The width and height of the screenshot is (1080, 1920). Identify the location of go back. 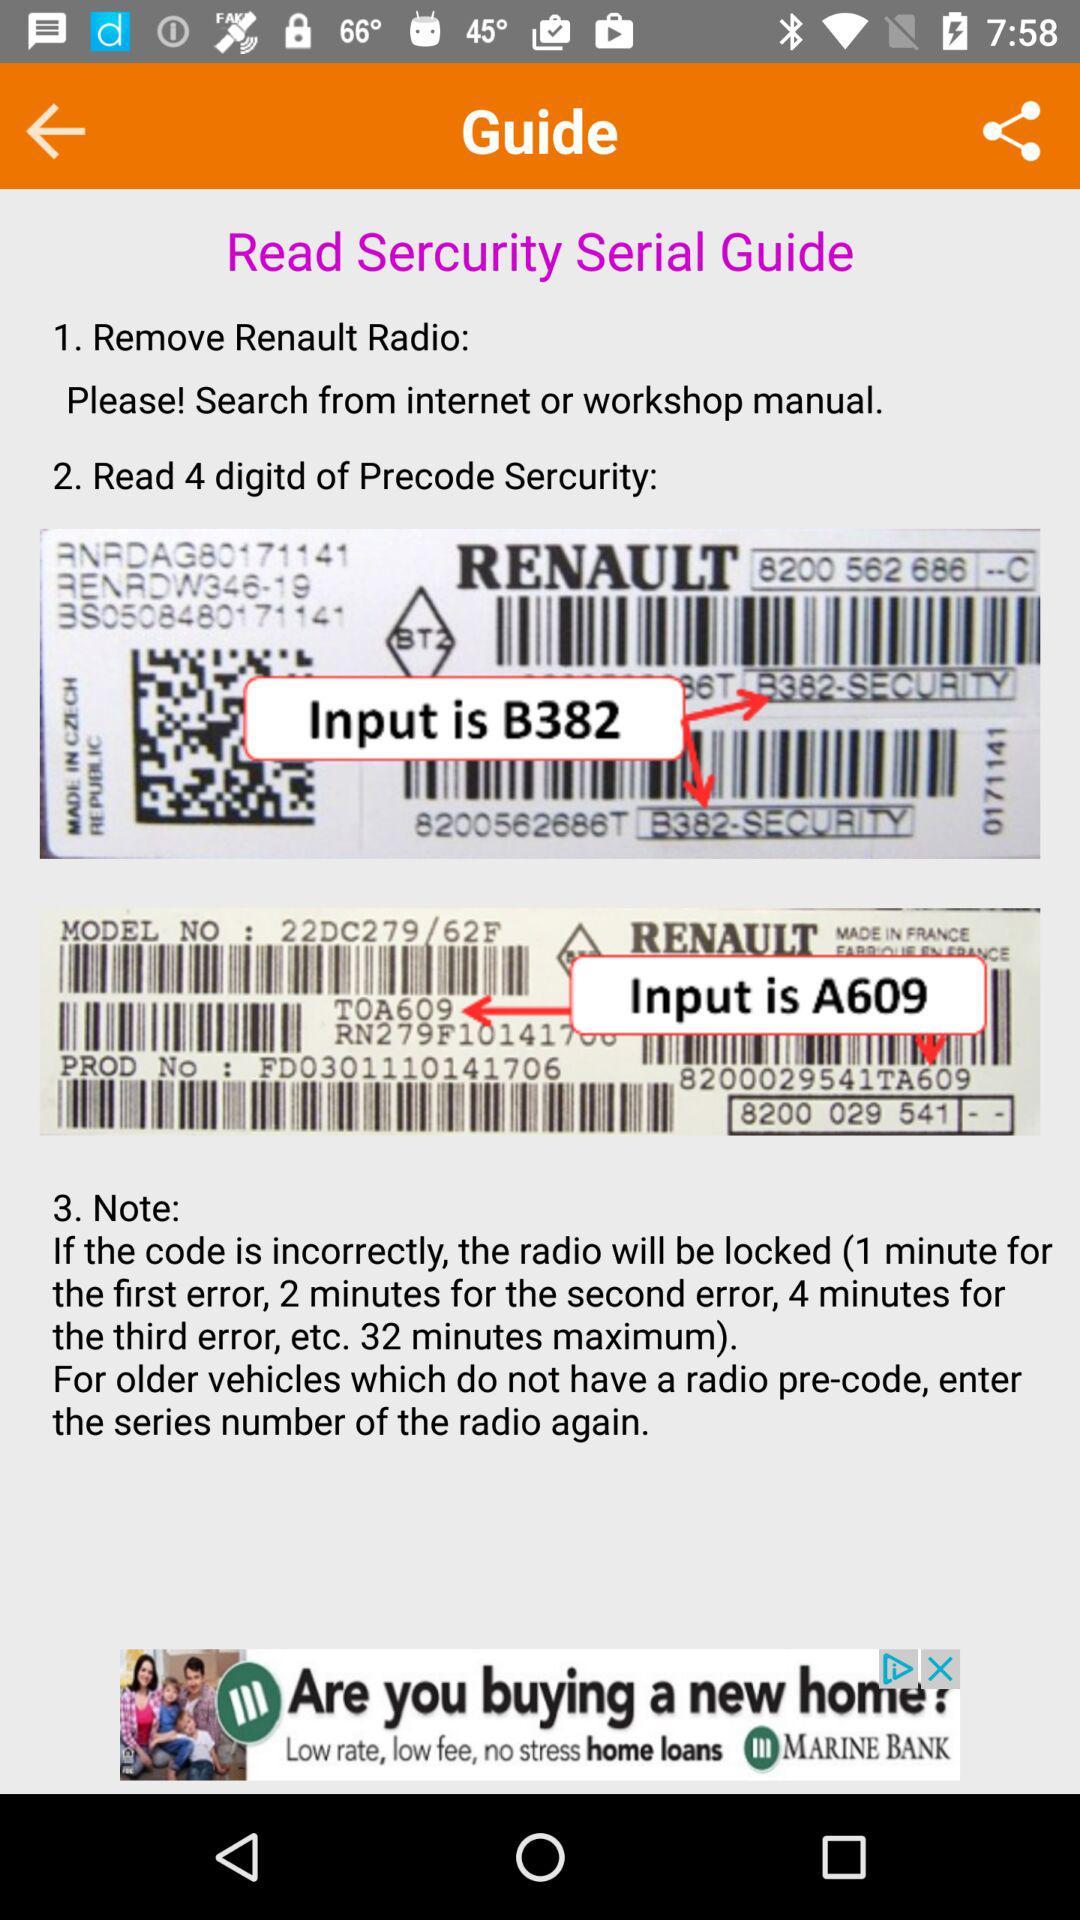
(54, 130).